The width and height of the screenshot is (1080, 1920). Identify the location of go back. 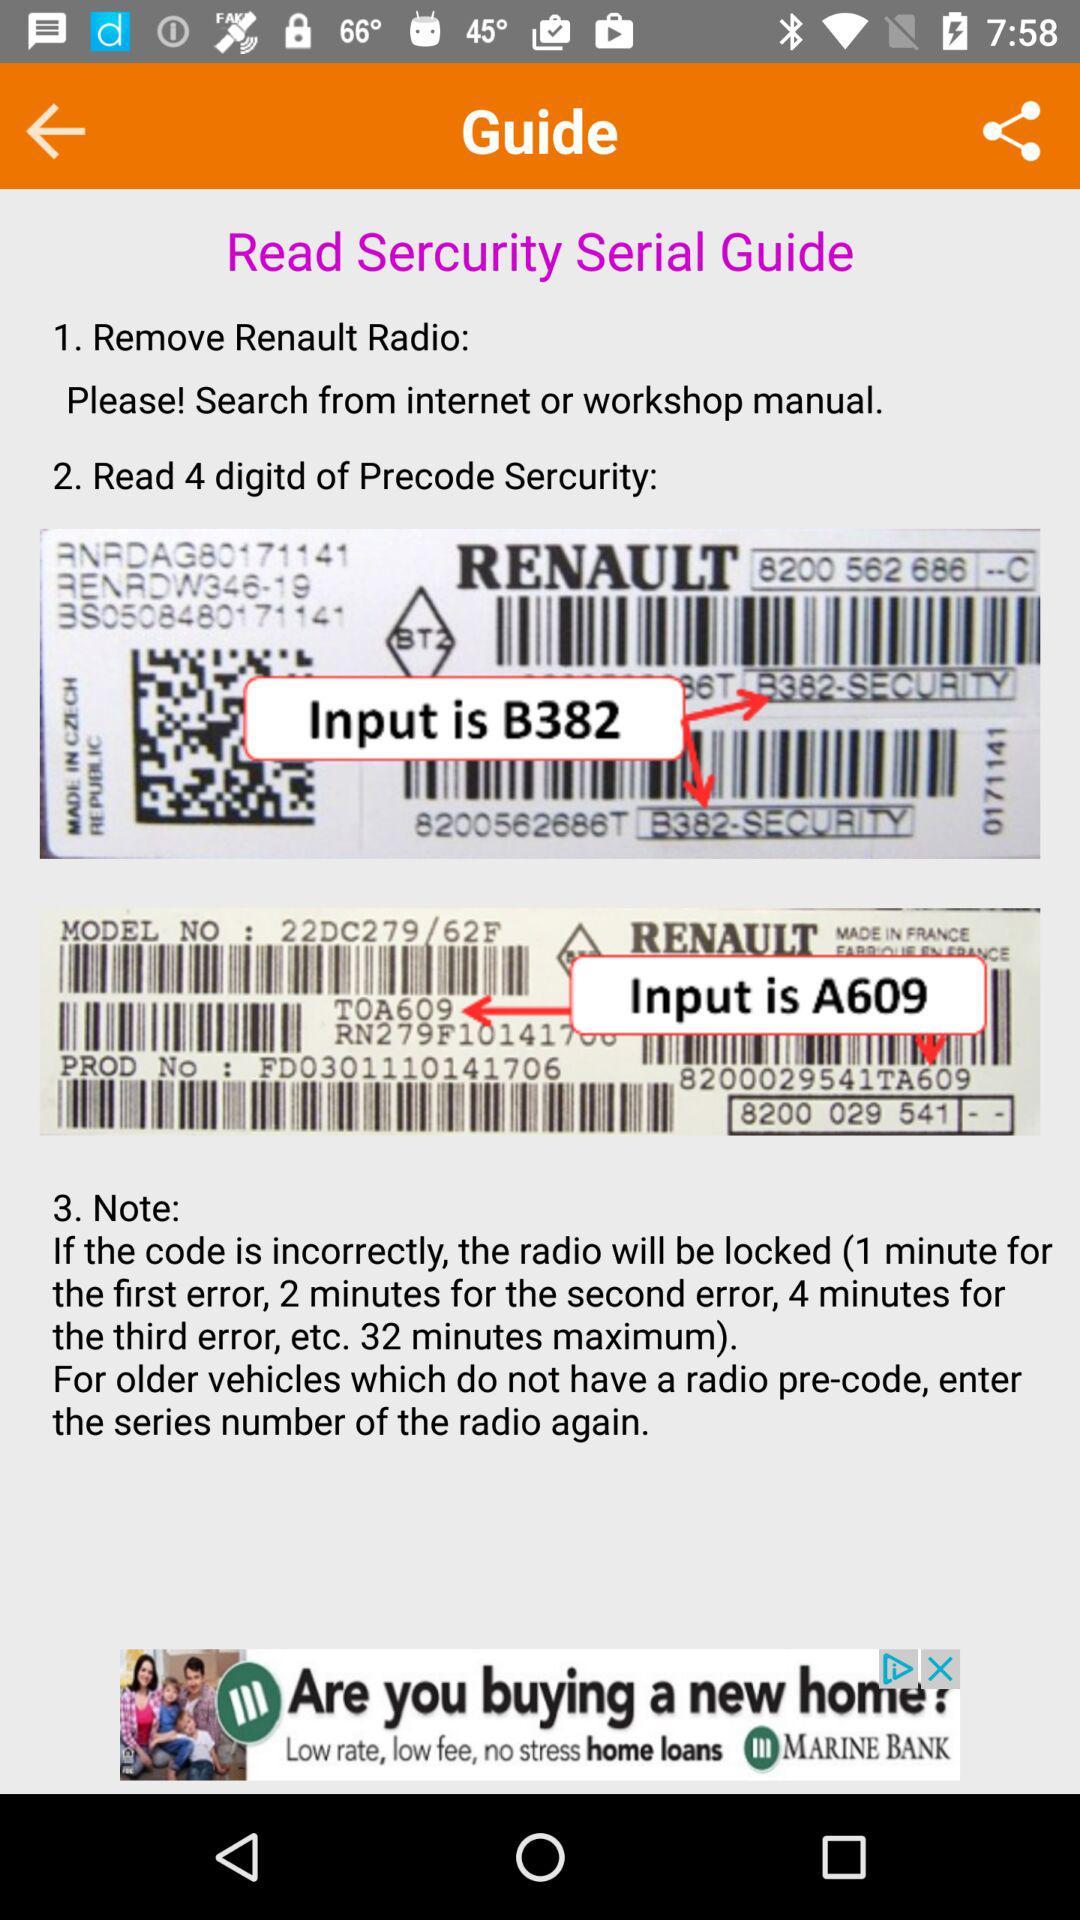
(54, 130).